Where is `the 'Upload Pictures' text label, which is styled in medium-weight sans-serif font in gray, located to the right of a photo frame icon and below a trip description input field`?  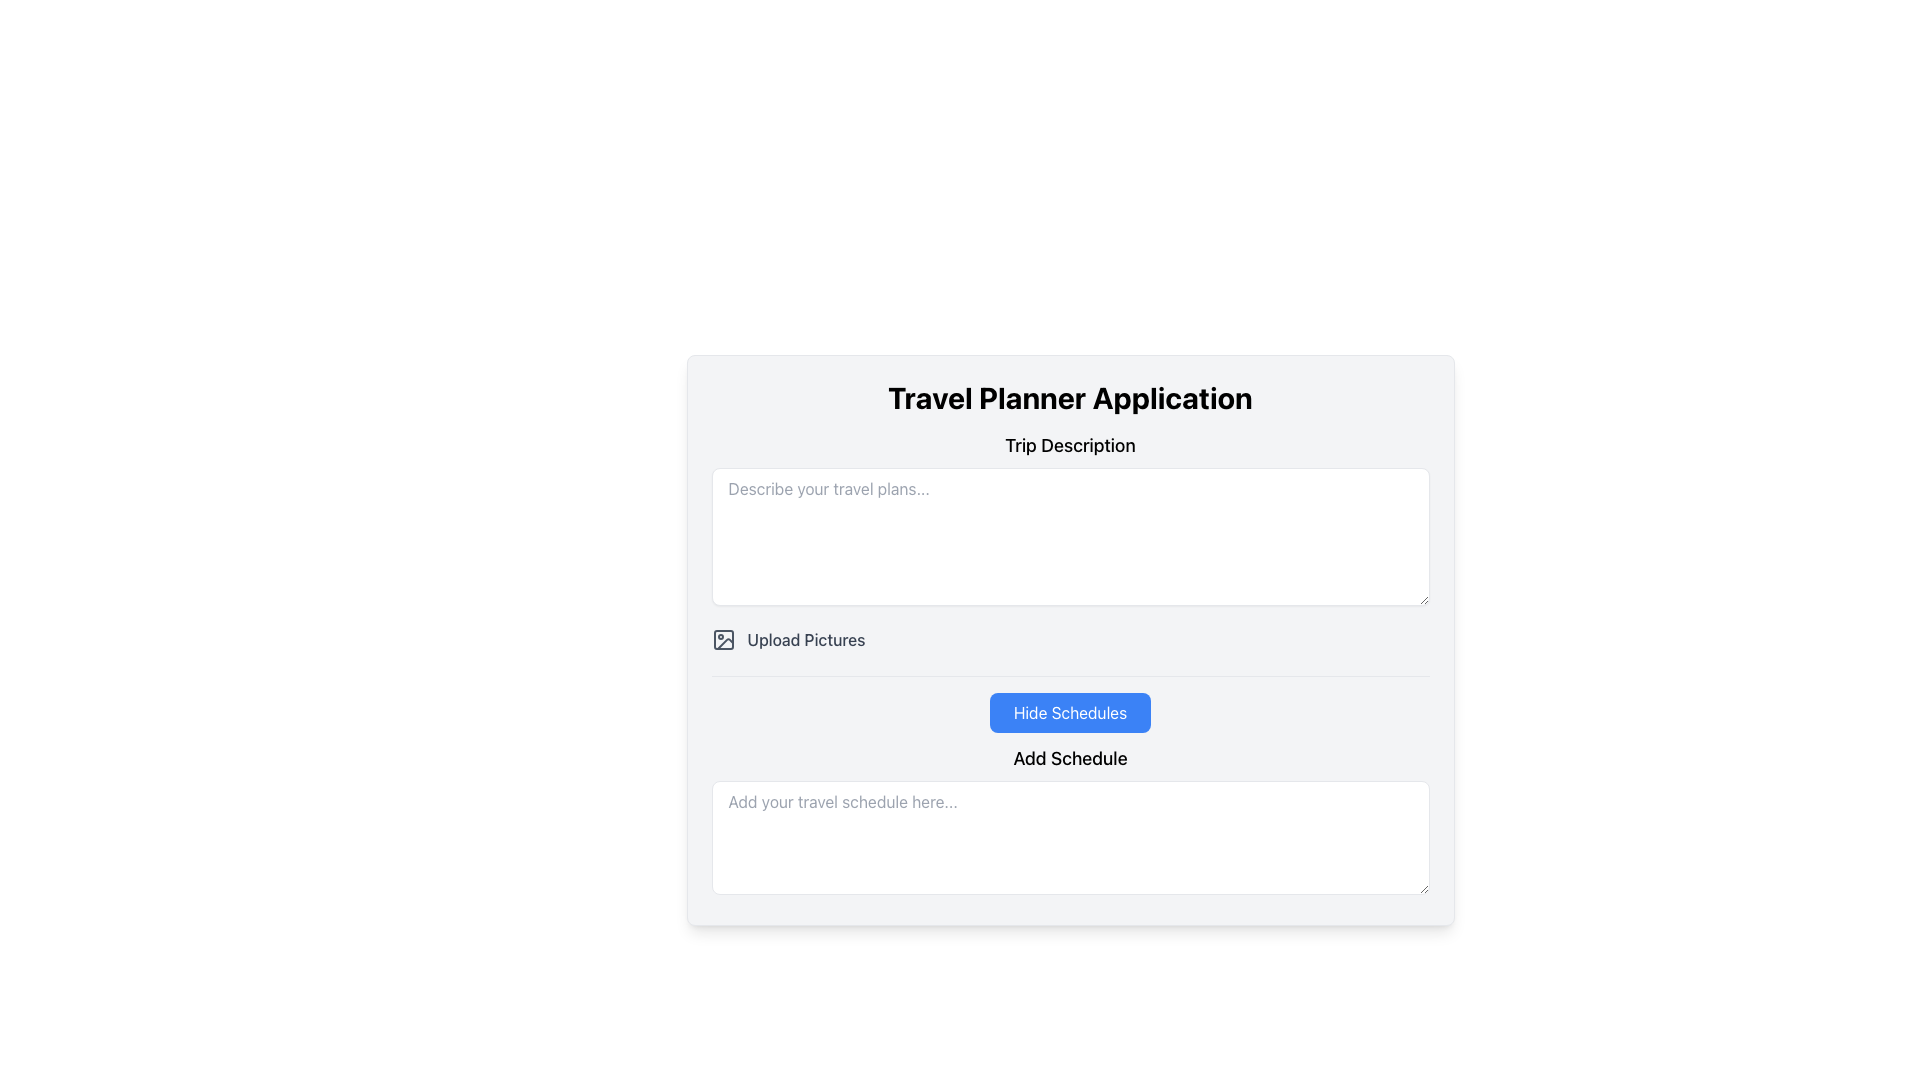 the 'Upload Pictures' text label, which is styled in medium-weight sans-serif font in gray, located to the right of a photo frame icon and below a trip description input field is located at coordinates (806, 640).